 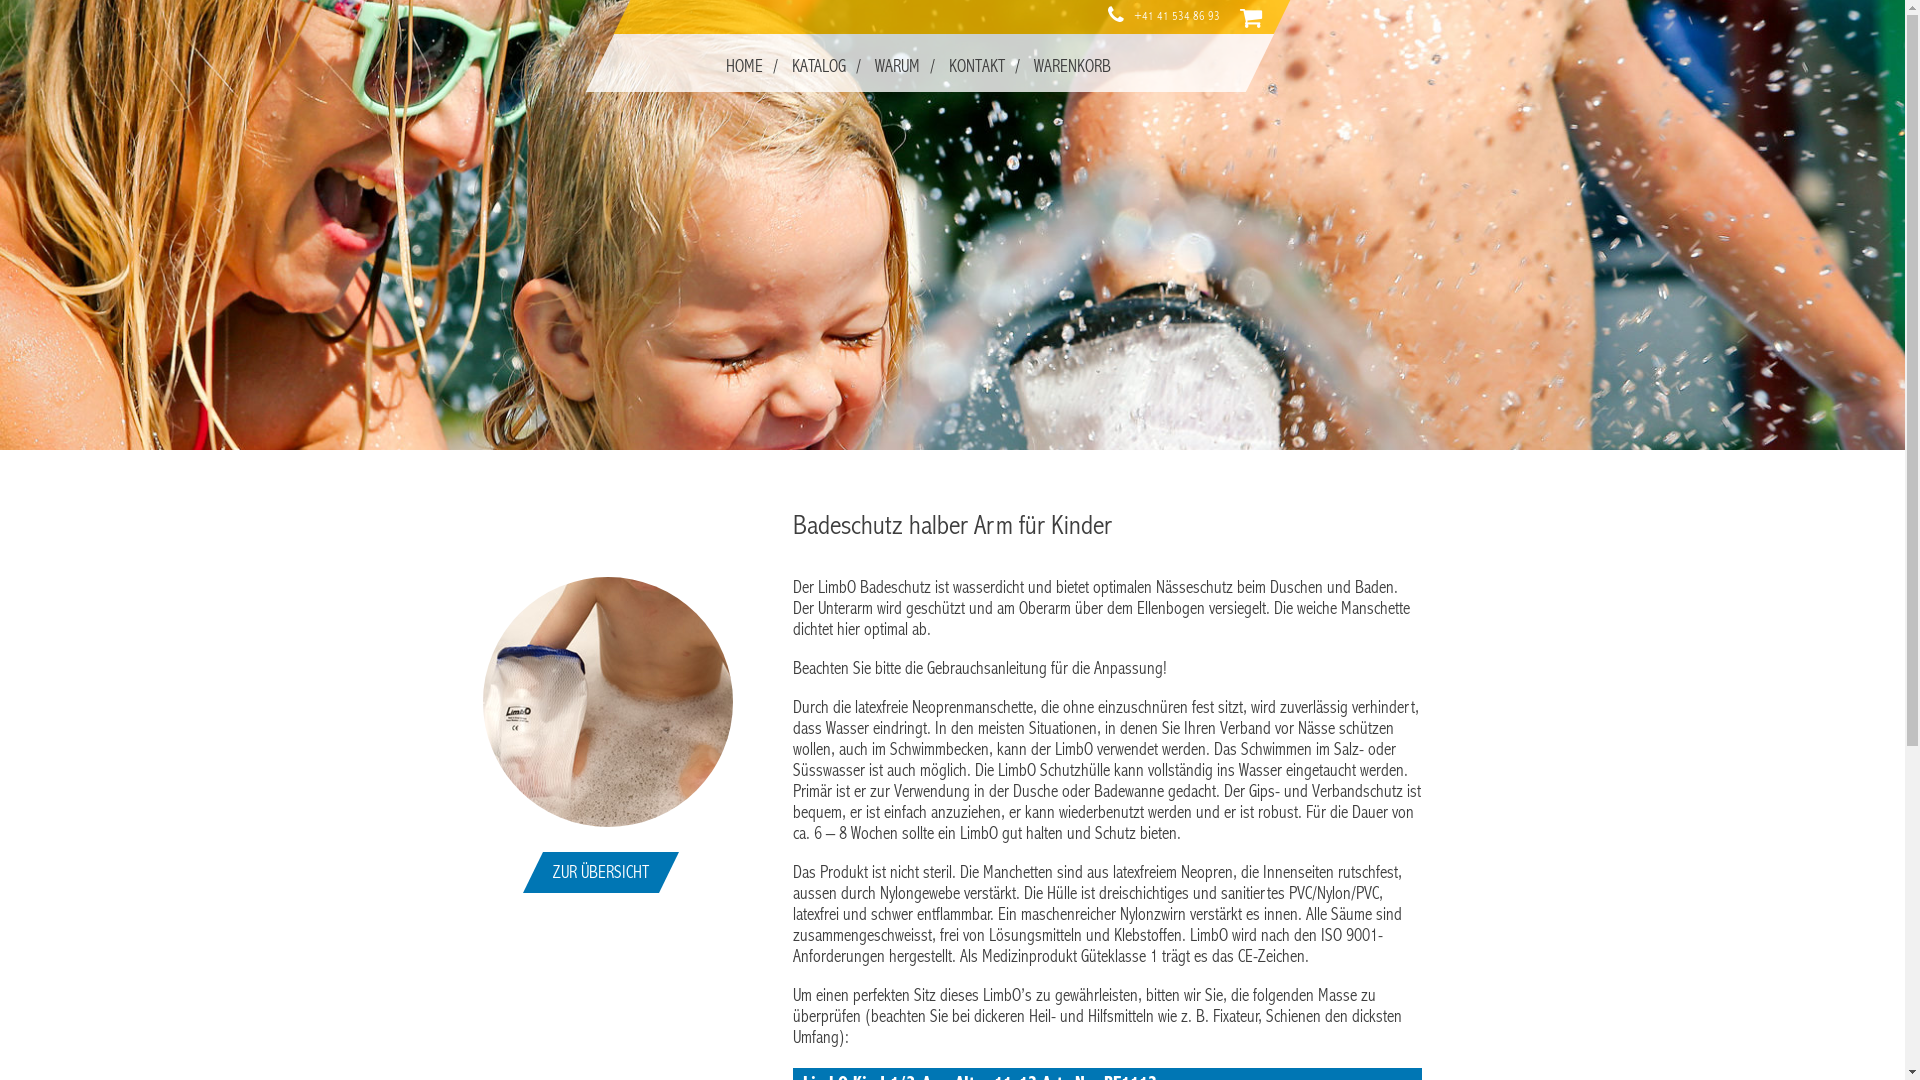 I want to click on 'WARUM', so click(x=895, y=65).